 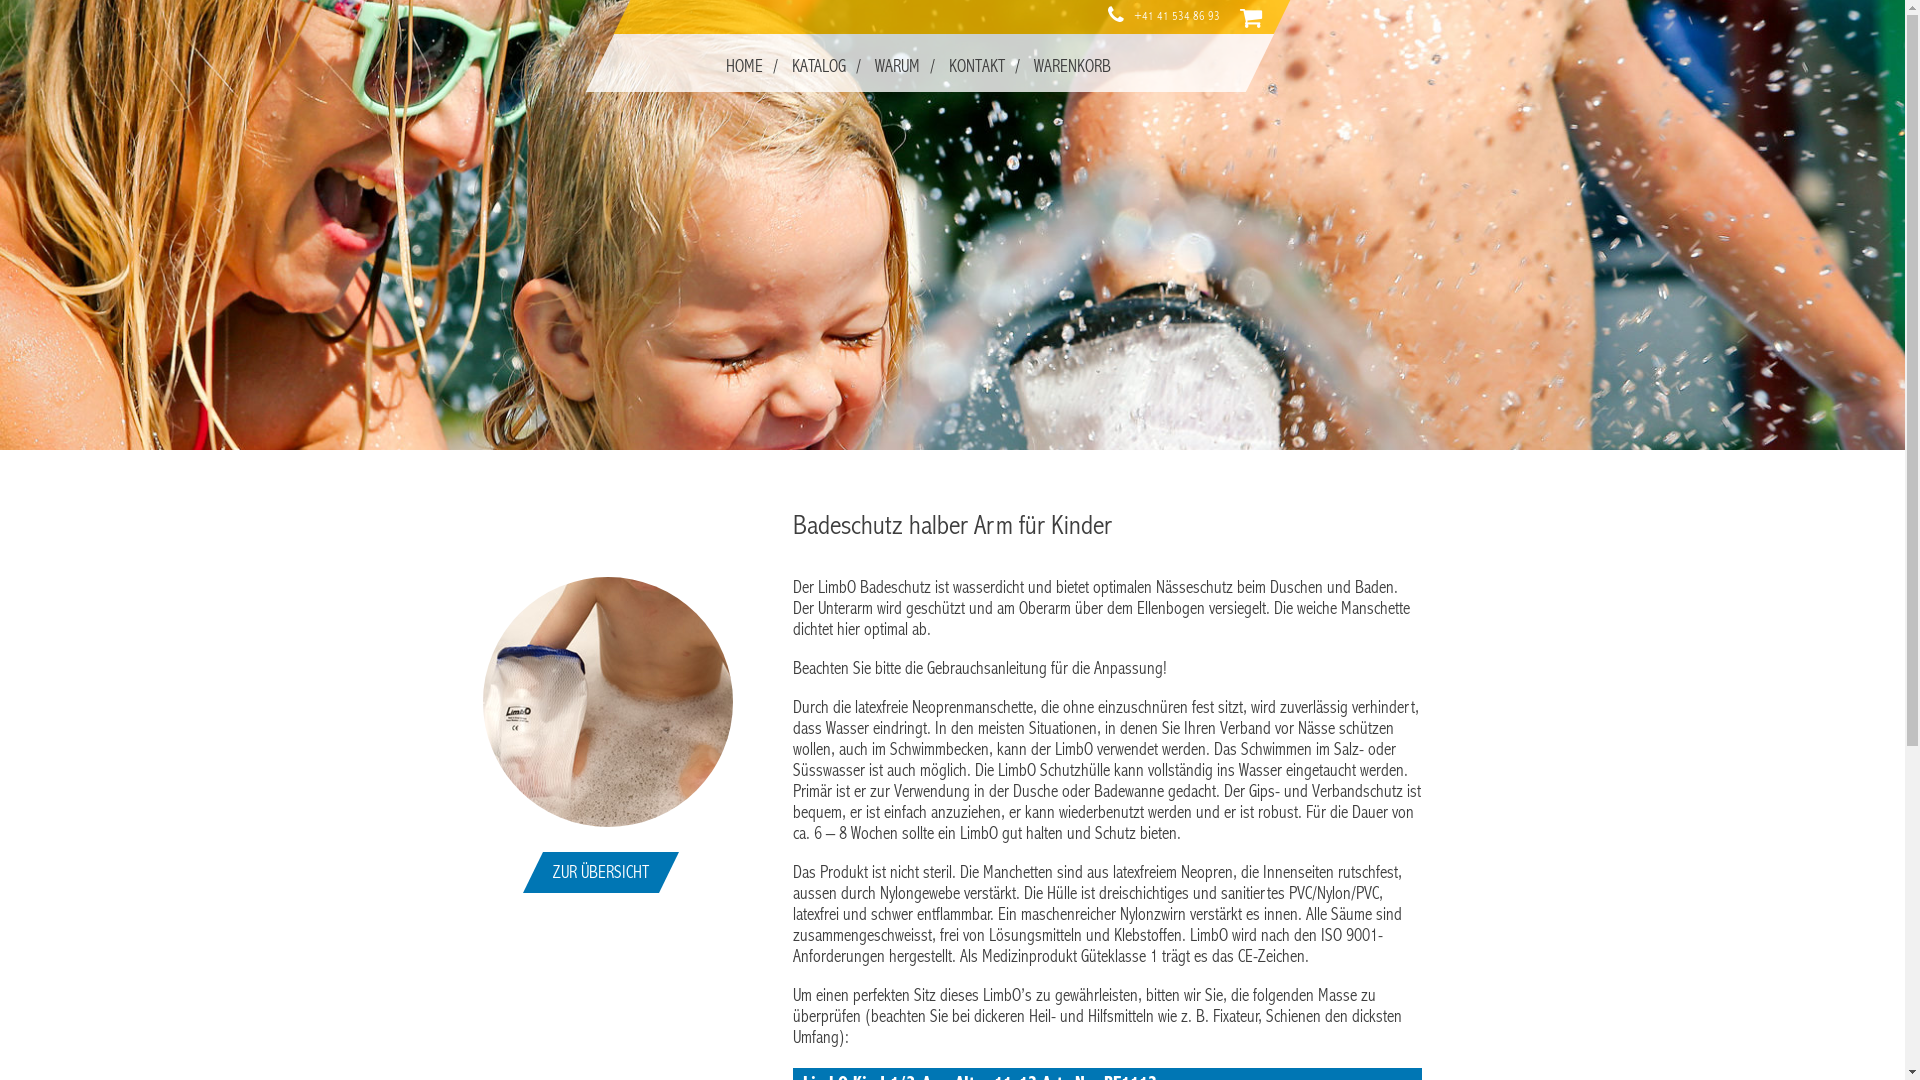 I want to click on 'WARUM', so click(x=895, y=65).